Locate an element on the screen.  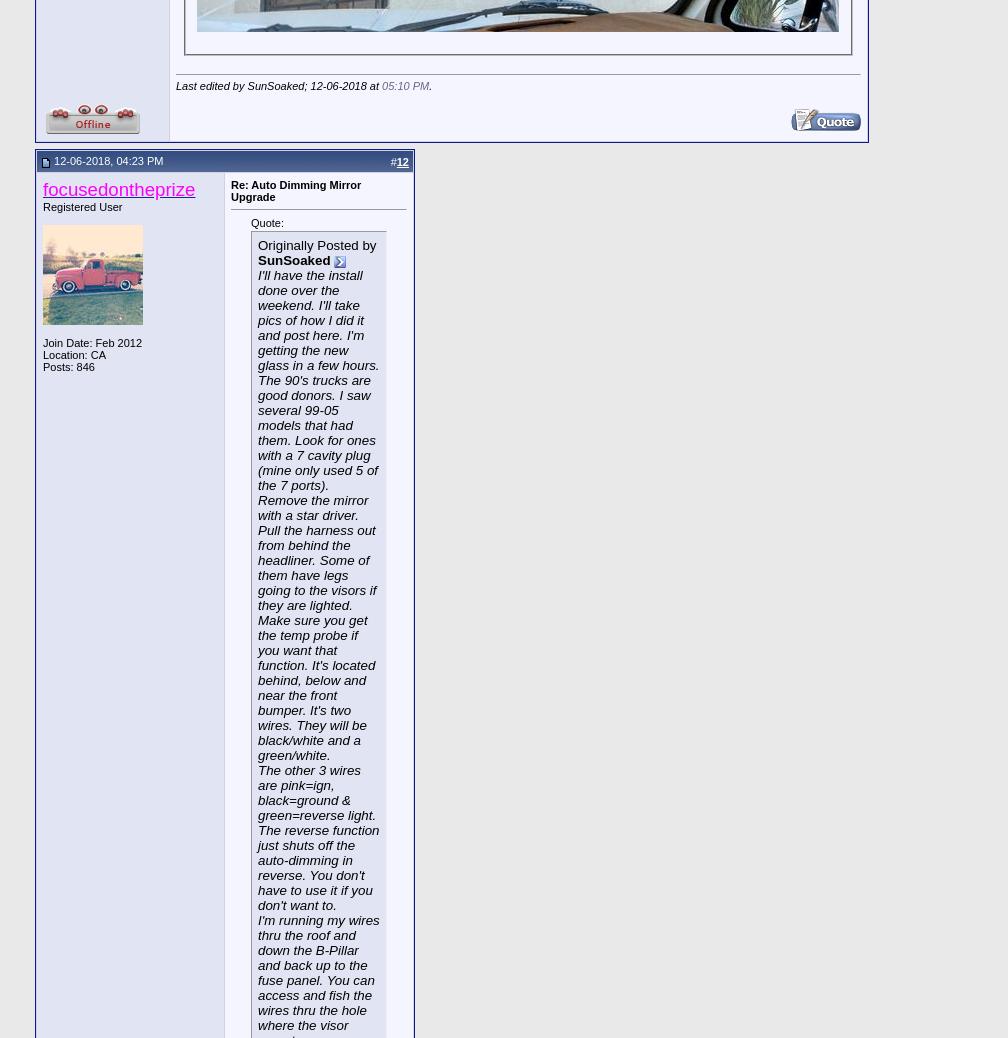
'12-06-2018, 04:23 PM' is located at coordinates (107, 159).